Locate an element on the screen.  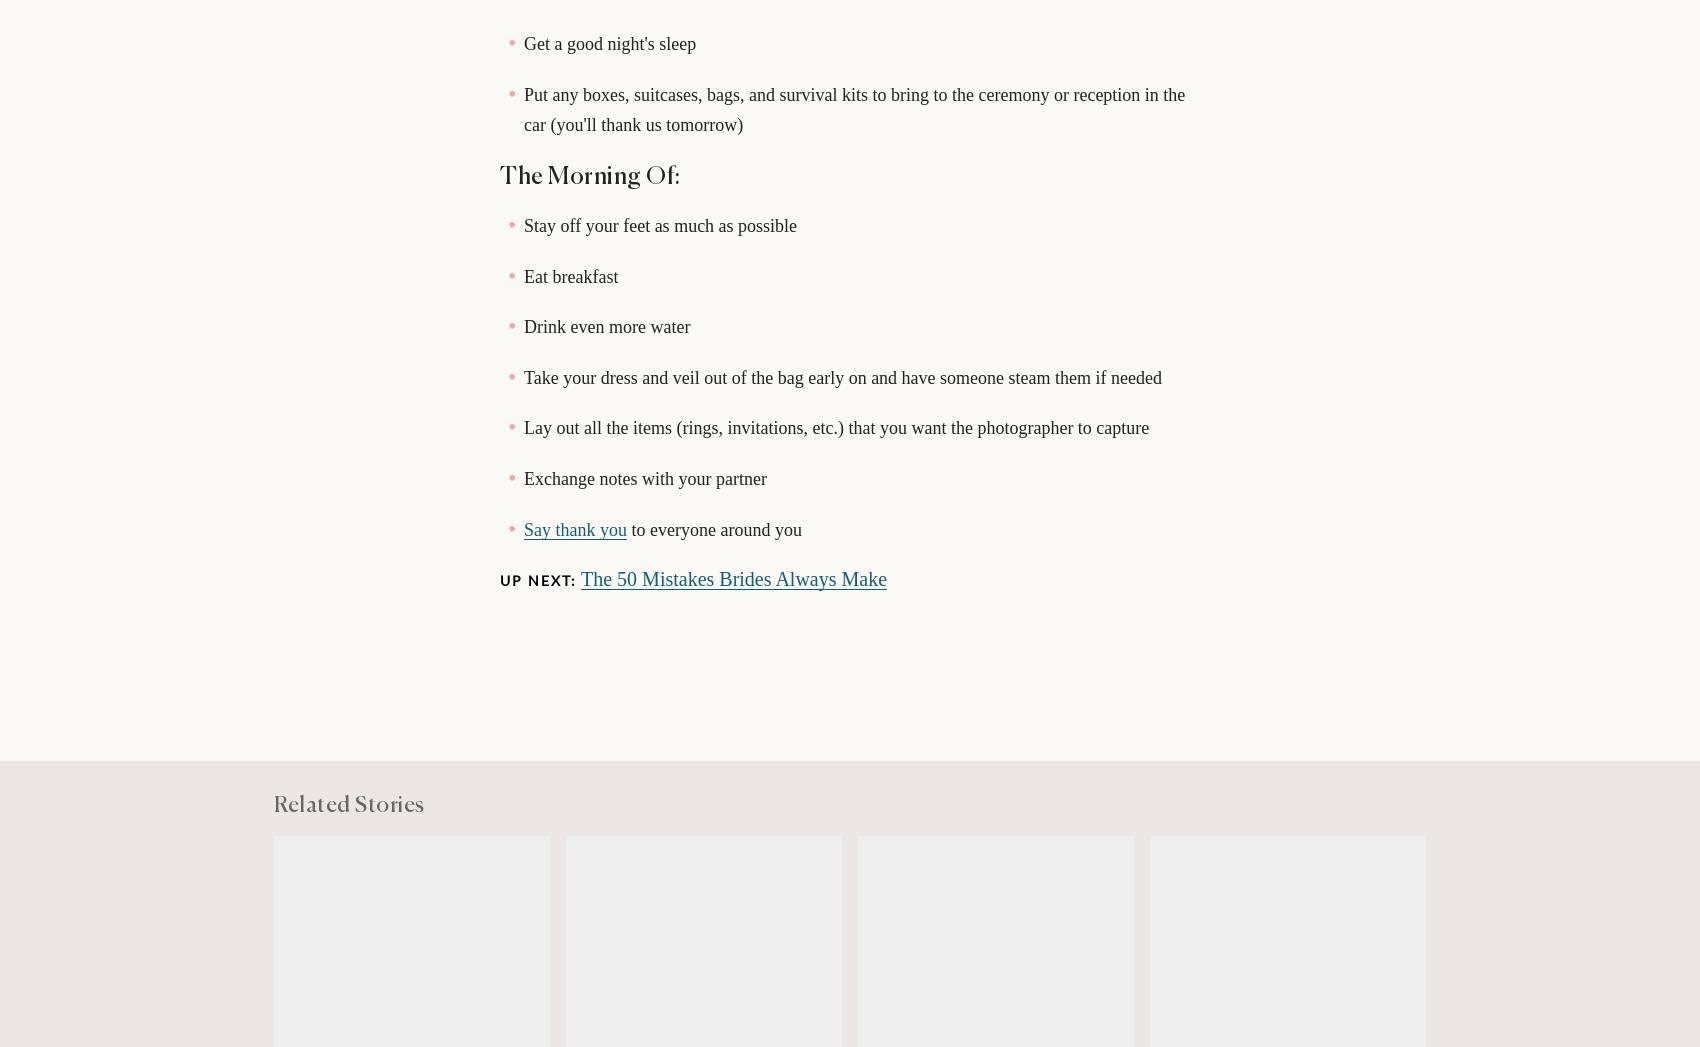
'Take your dress and veil out of the bag early on and have someone steam them if needed' is located at coordinates (842, 377).